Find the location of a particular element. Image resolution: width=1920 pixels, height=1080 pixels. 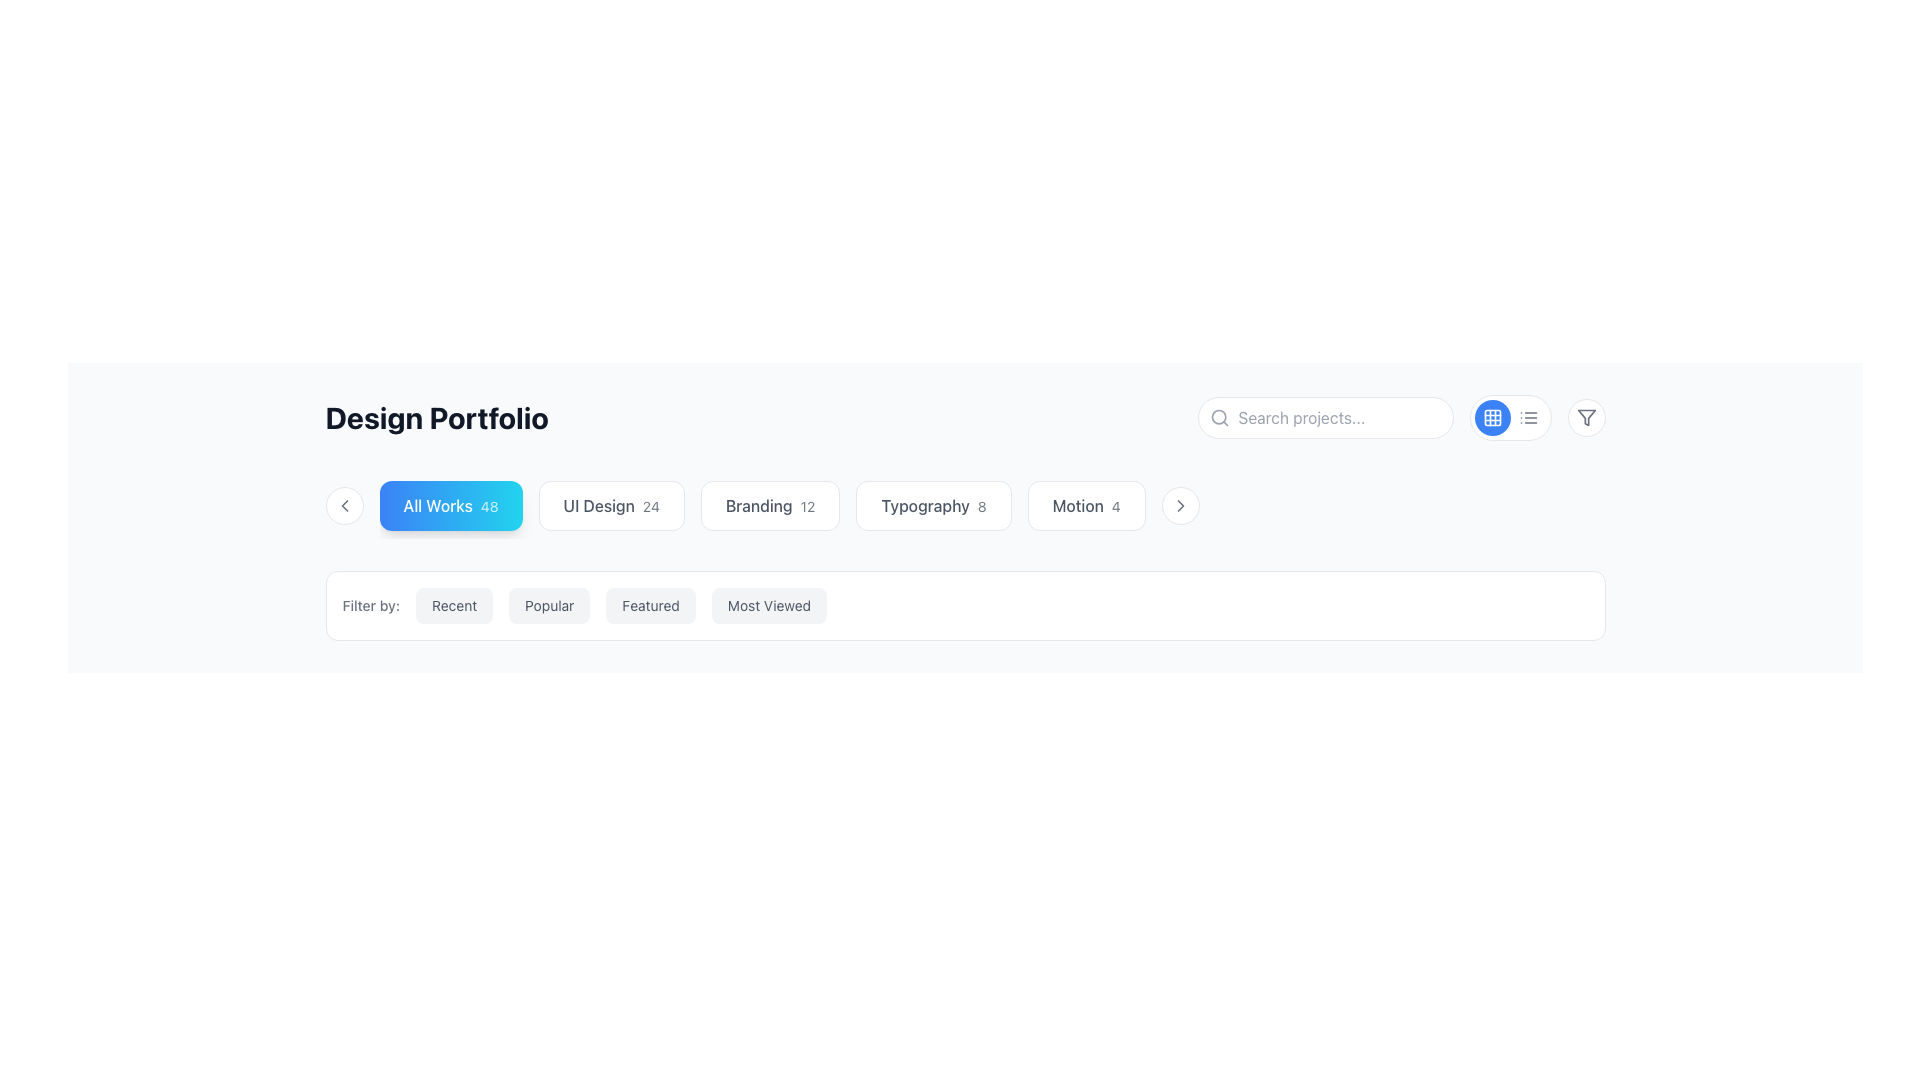

the second circular button from the left in the upper-right corner of the interface, which is a gray button with a list symbol, for any potential extended interaction is located at coordinates (1527, 416).